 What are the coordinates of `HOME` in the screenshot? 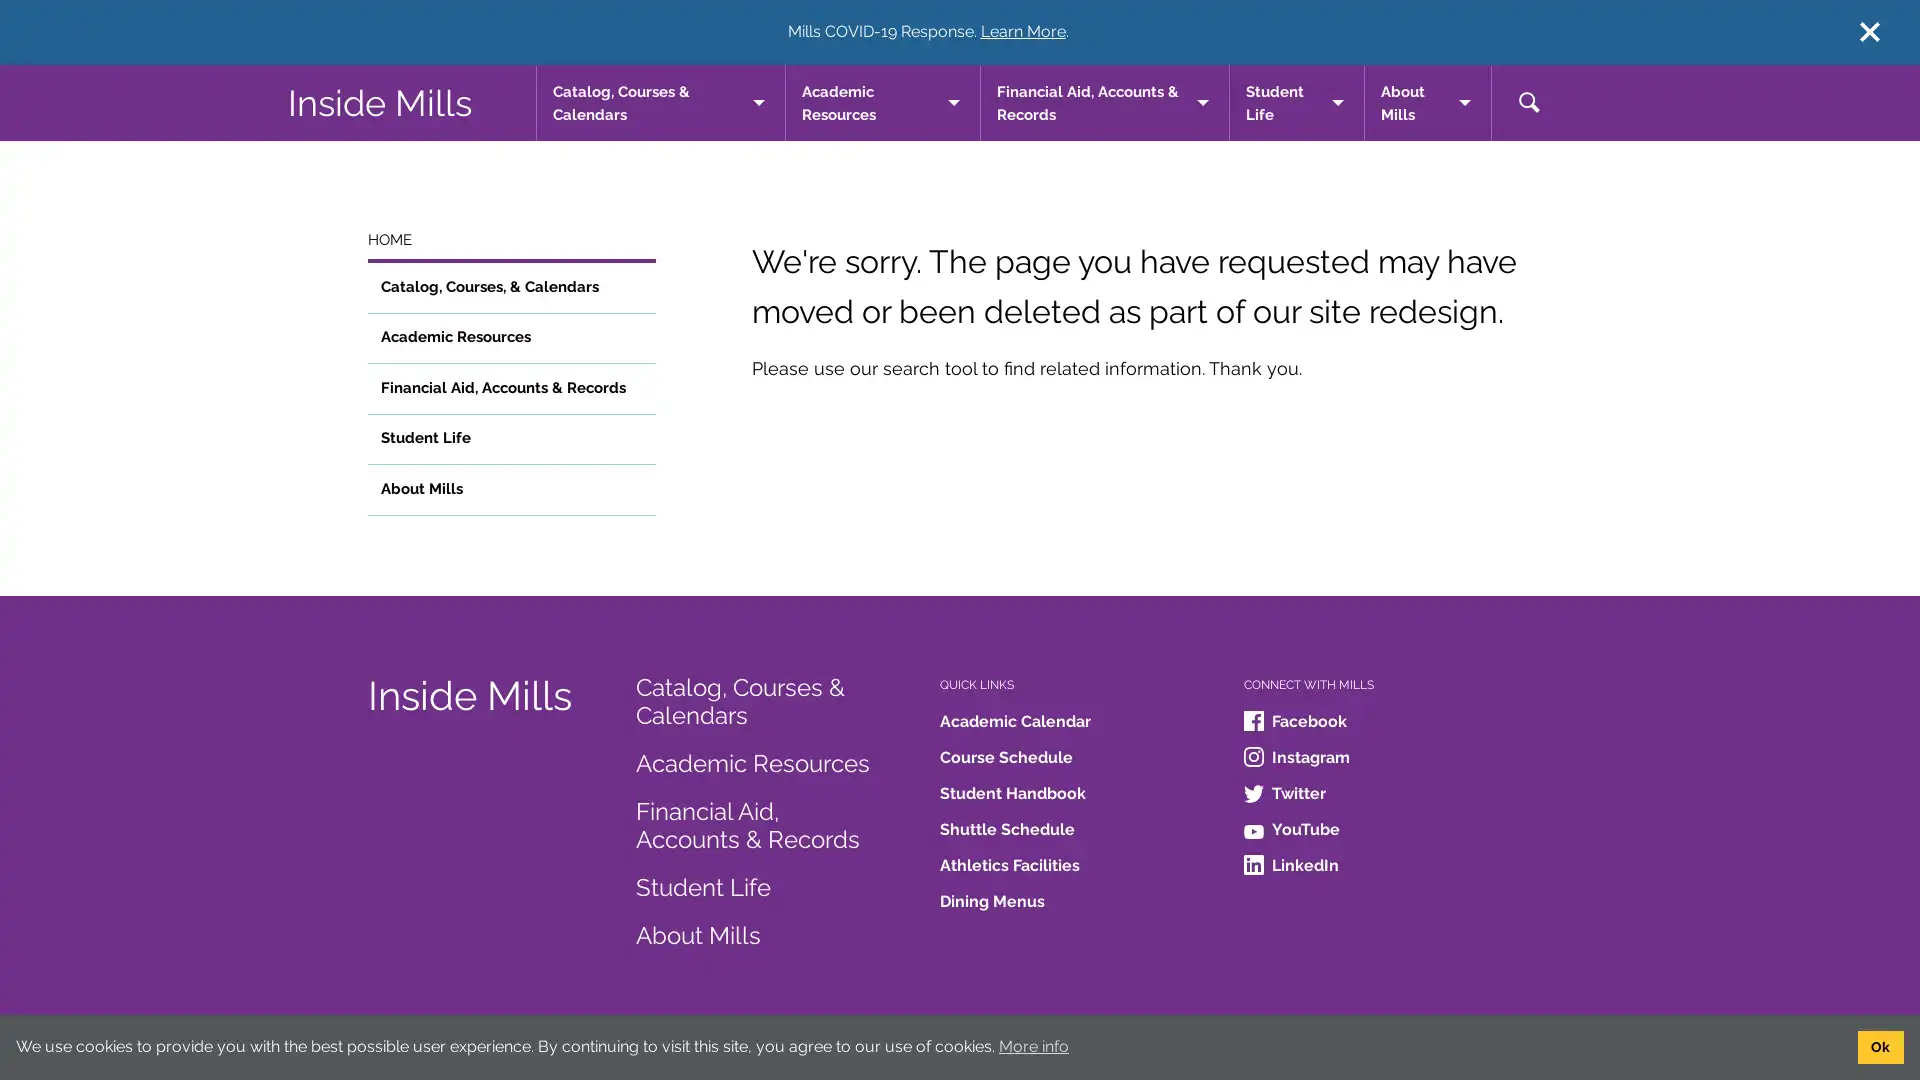 It's located at (512, 239).